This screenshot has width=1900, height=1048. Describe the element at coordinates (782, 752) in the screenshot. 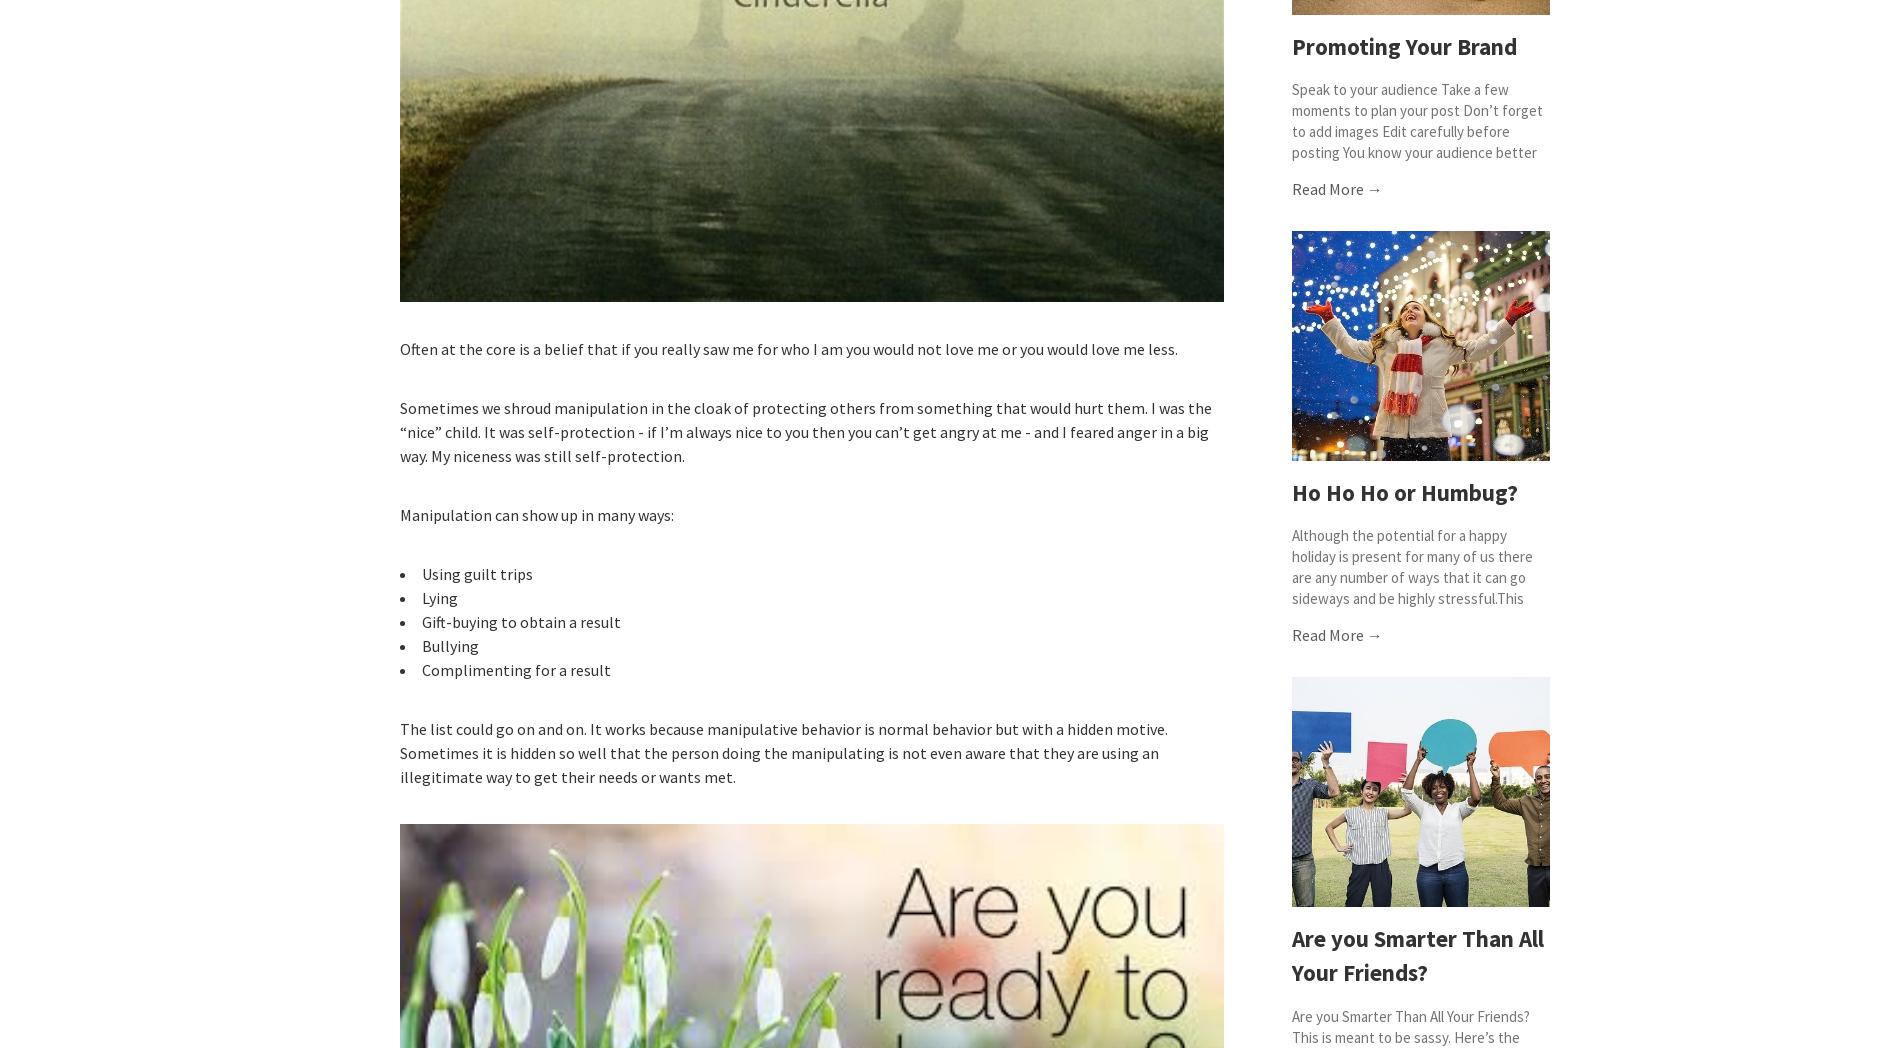

I see `'The list could go on and on. It works because manipulative behavior is normal behavior but with a hidden motive. Sometimes it is hidden so well that the person doing the manipulating is not even aware that they are using an illegitimate way to get their needs or wants met.'` at that location.